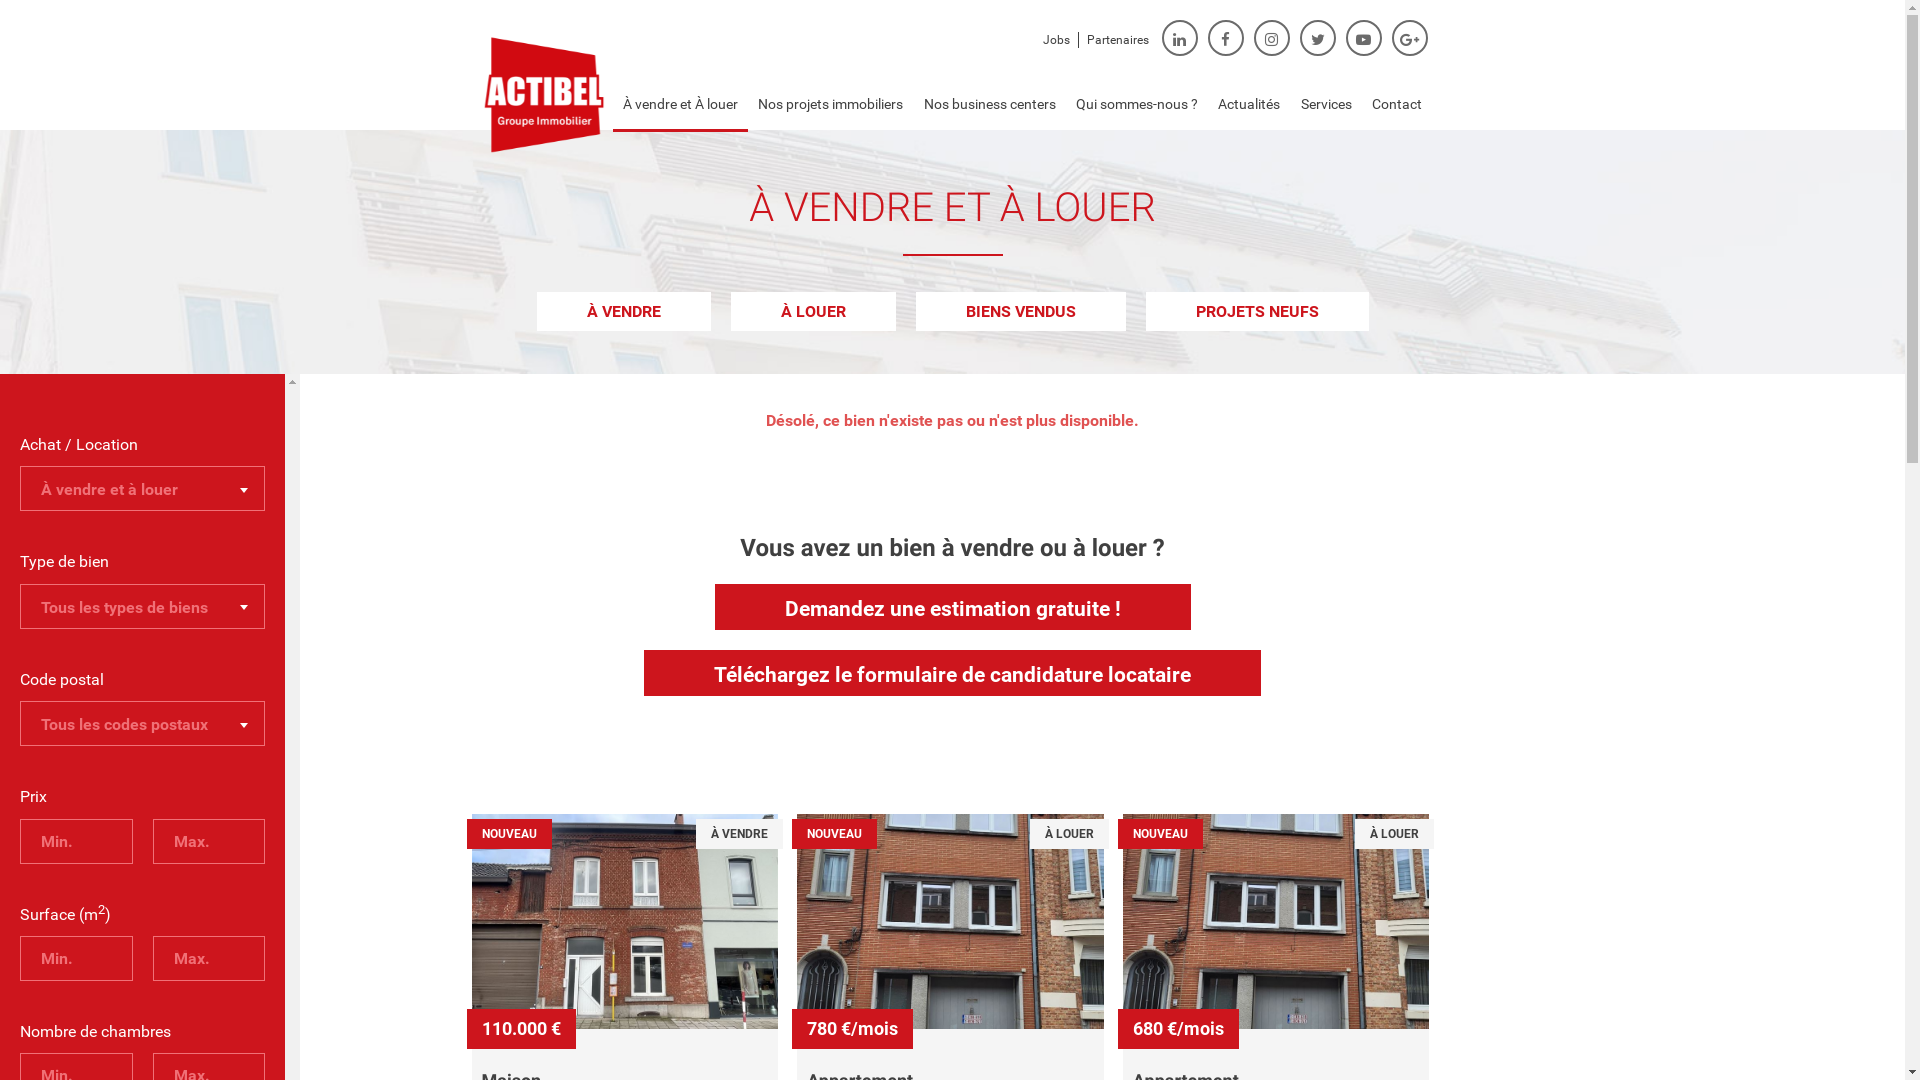  Describe the element at coordinates (1271, 38) in the screenshot. I see `'Instagram'` at that location.